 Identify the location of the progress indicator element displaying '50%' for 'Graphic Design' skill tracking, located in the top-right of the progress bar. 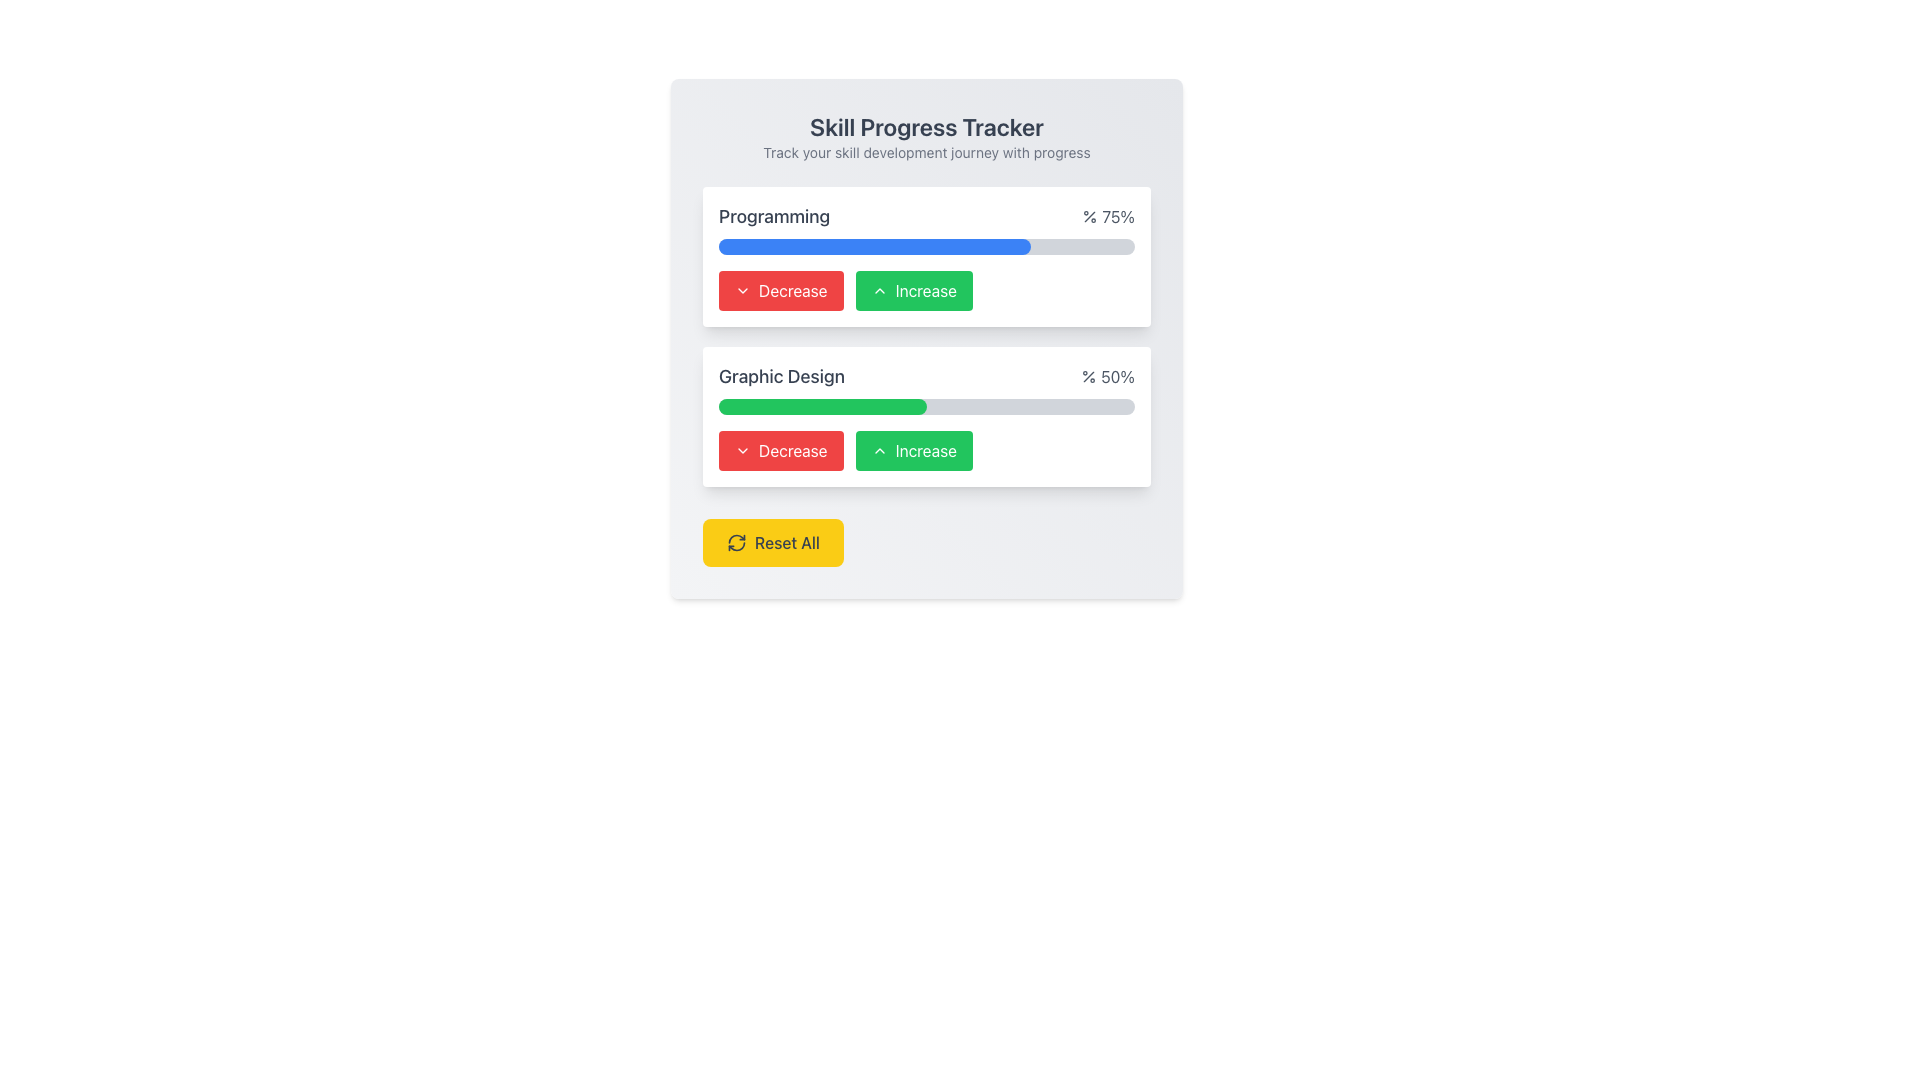
(1107, 377).